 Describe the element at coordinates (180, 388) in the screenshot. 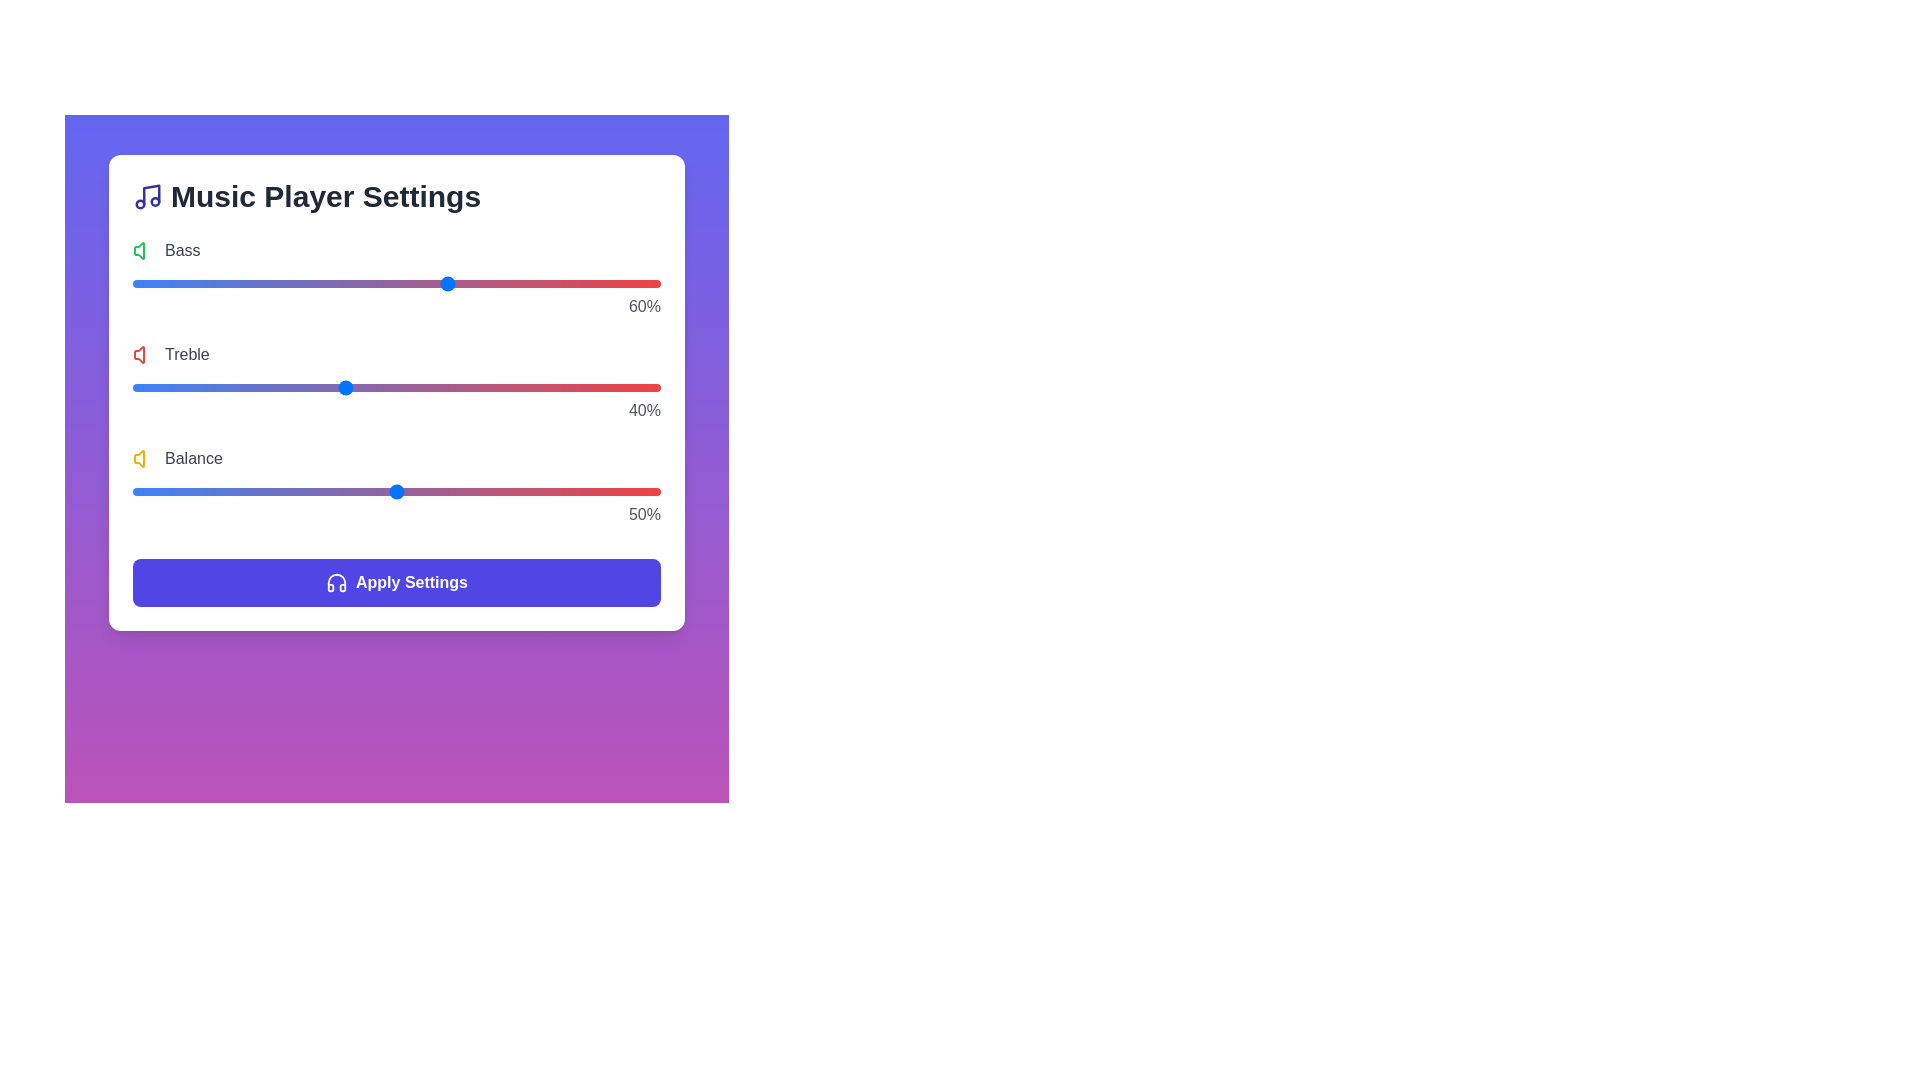

I see `the 1 slider to 9%` at that location.